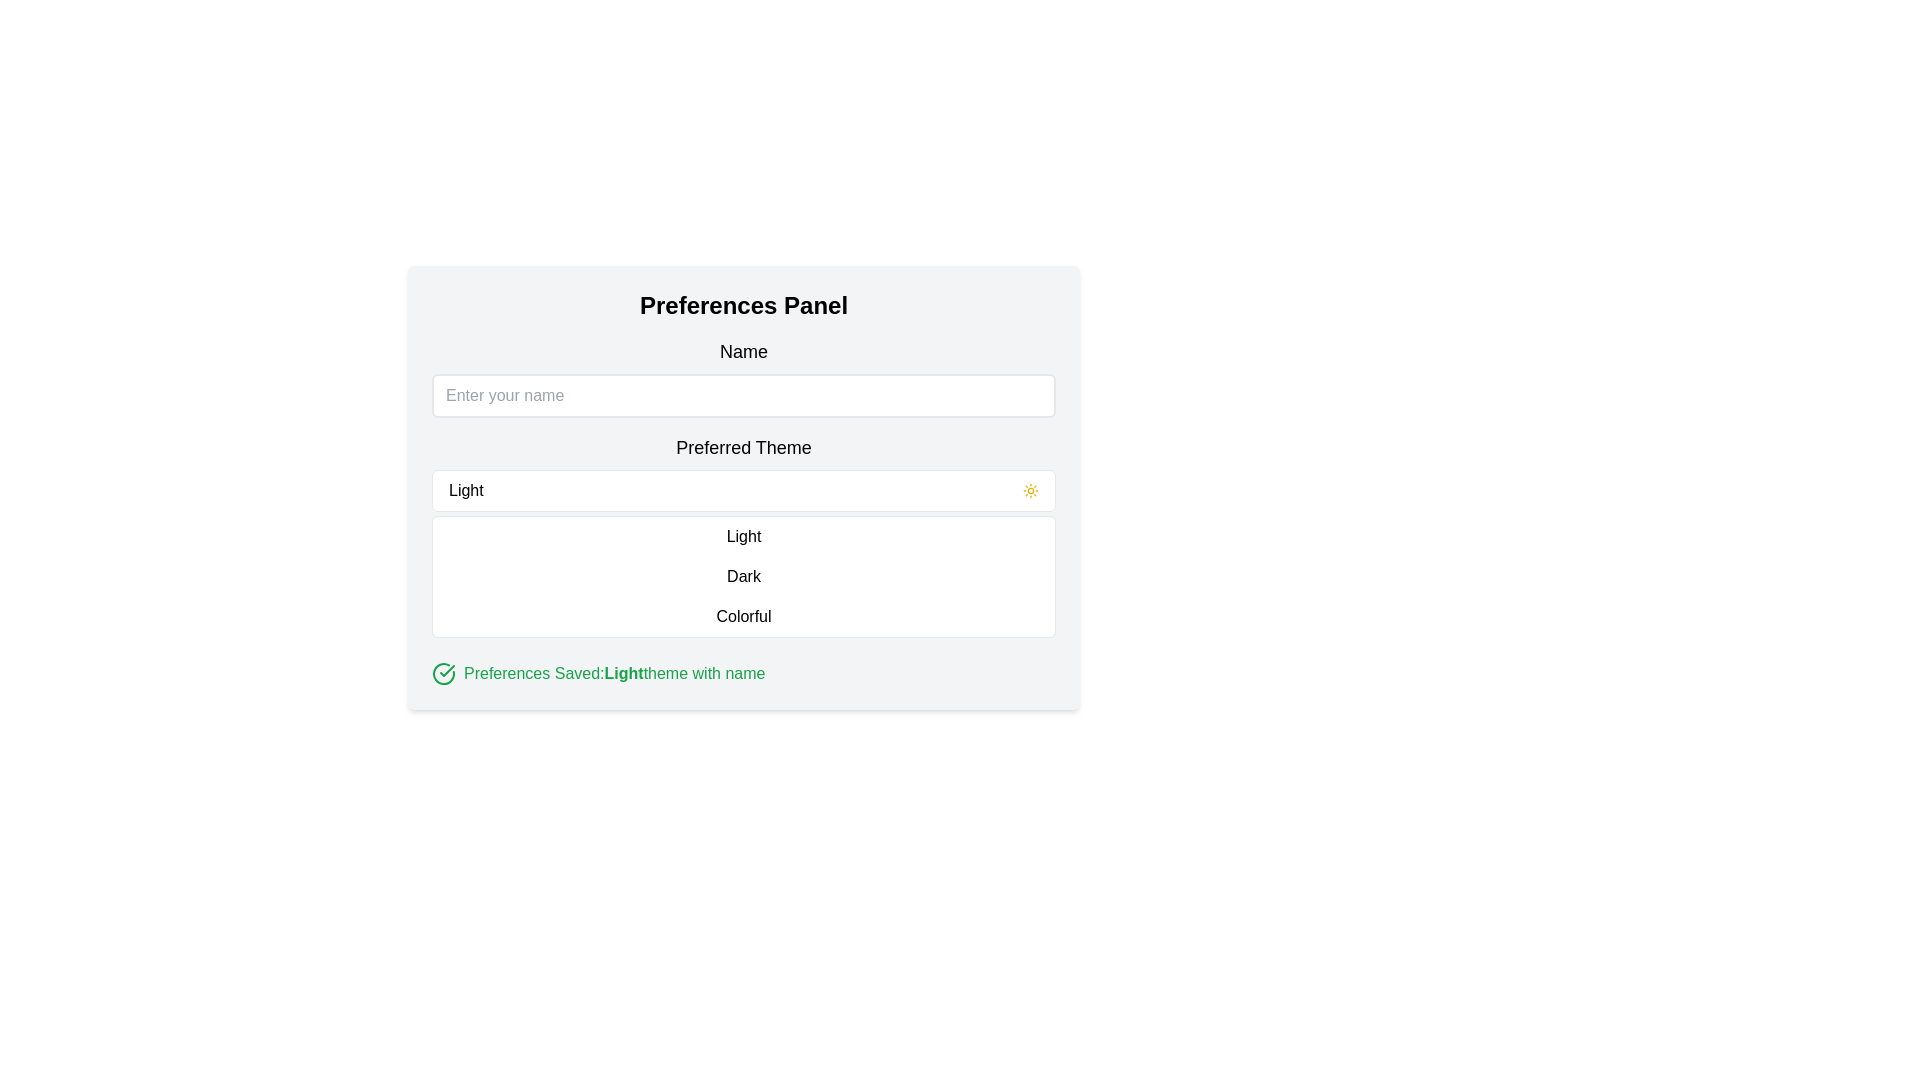 Image resolution: width=1920 pixels, height=1080 pixels. Describe the element at coordinates (743, 535) in the screenshot. I see `the 'Light' theme option label in the 'Preferred Theme' section for visual feedback` at that location.